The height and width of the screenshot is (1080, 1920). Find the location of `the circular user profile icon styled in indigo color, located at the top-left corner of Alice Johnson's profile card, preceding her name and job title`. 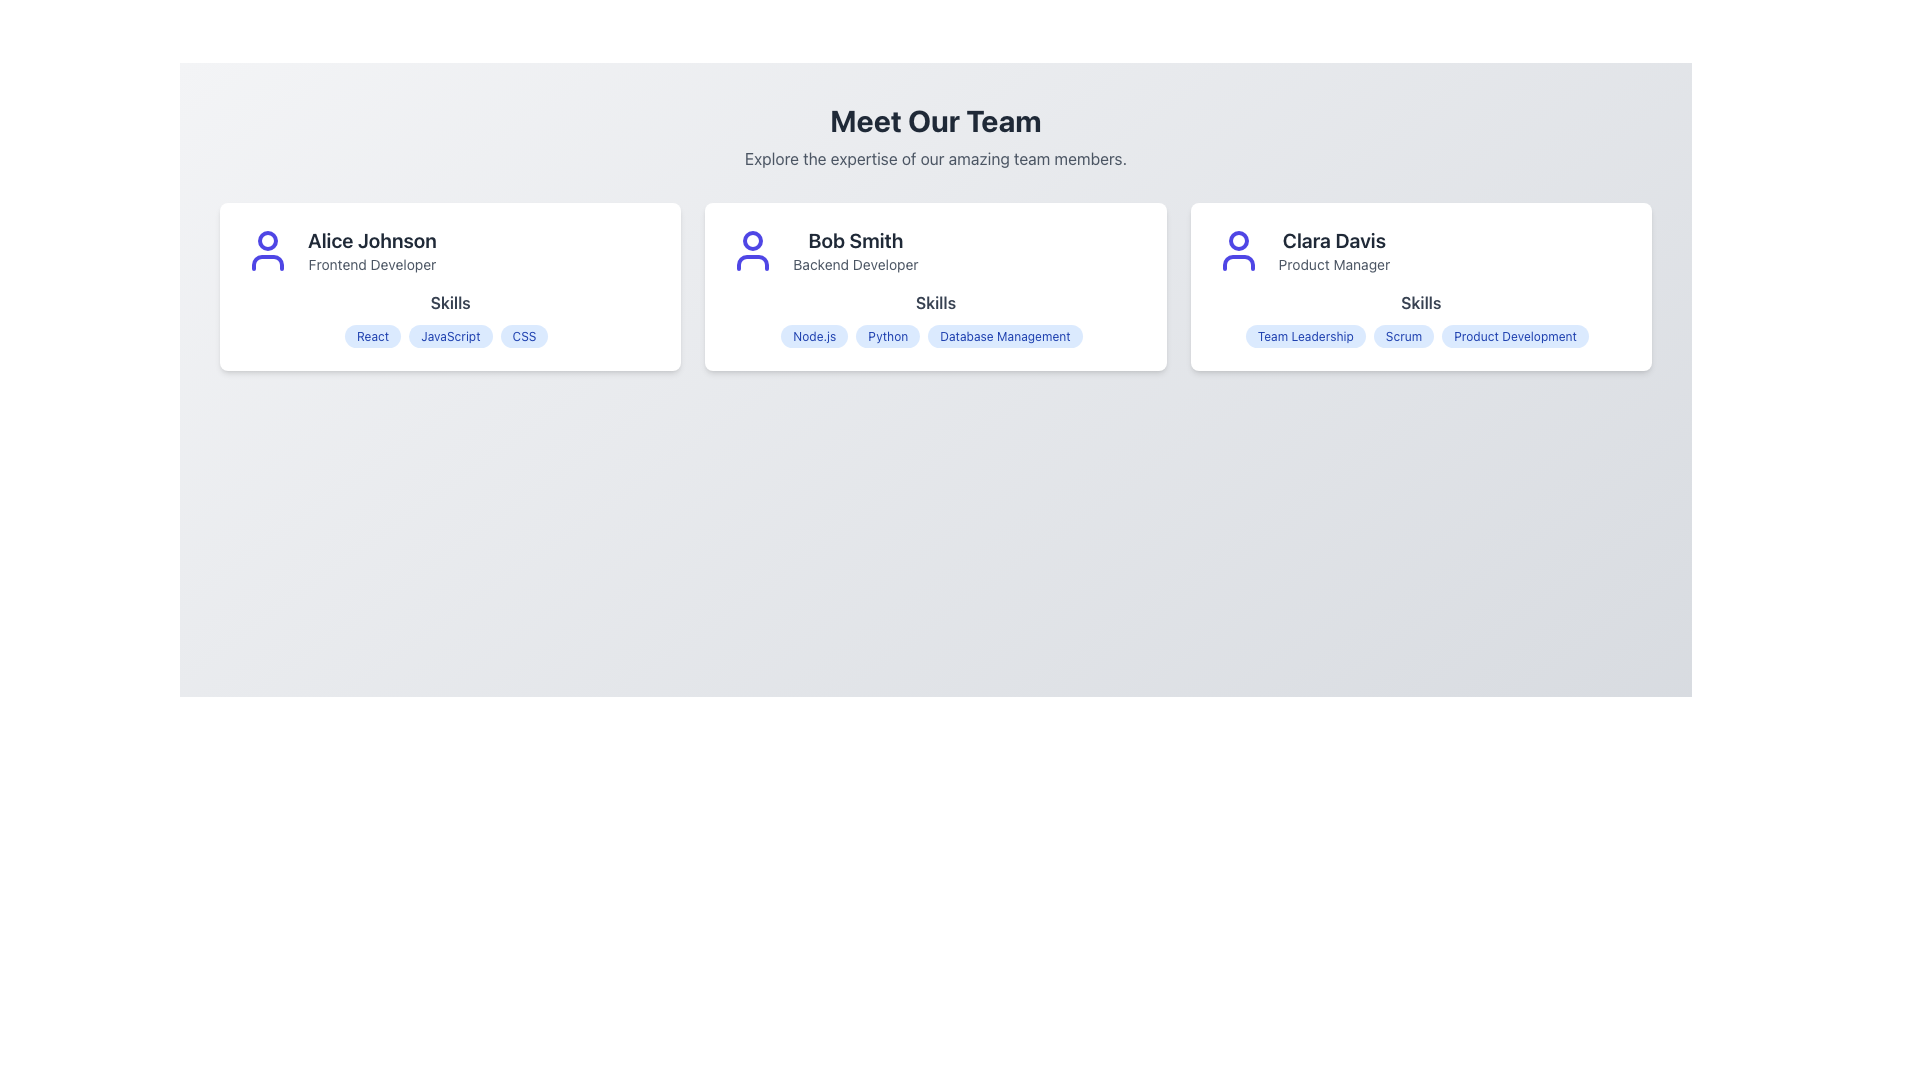

the circular user profile icon styled in indigo color, located at the top-left corner of Alice Johnson's profile card, preceding her name and job title is located at coordinates (267, 249).